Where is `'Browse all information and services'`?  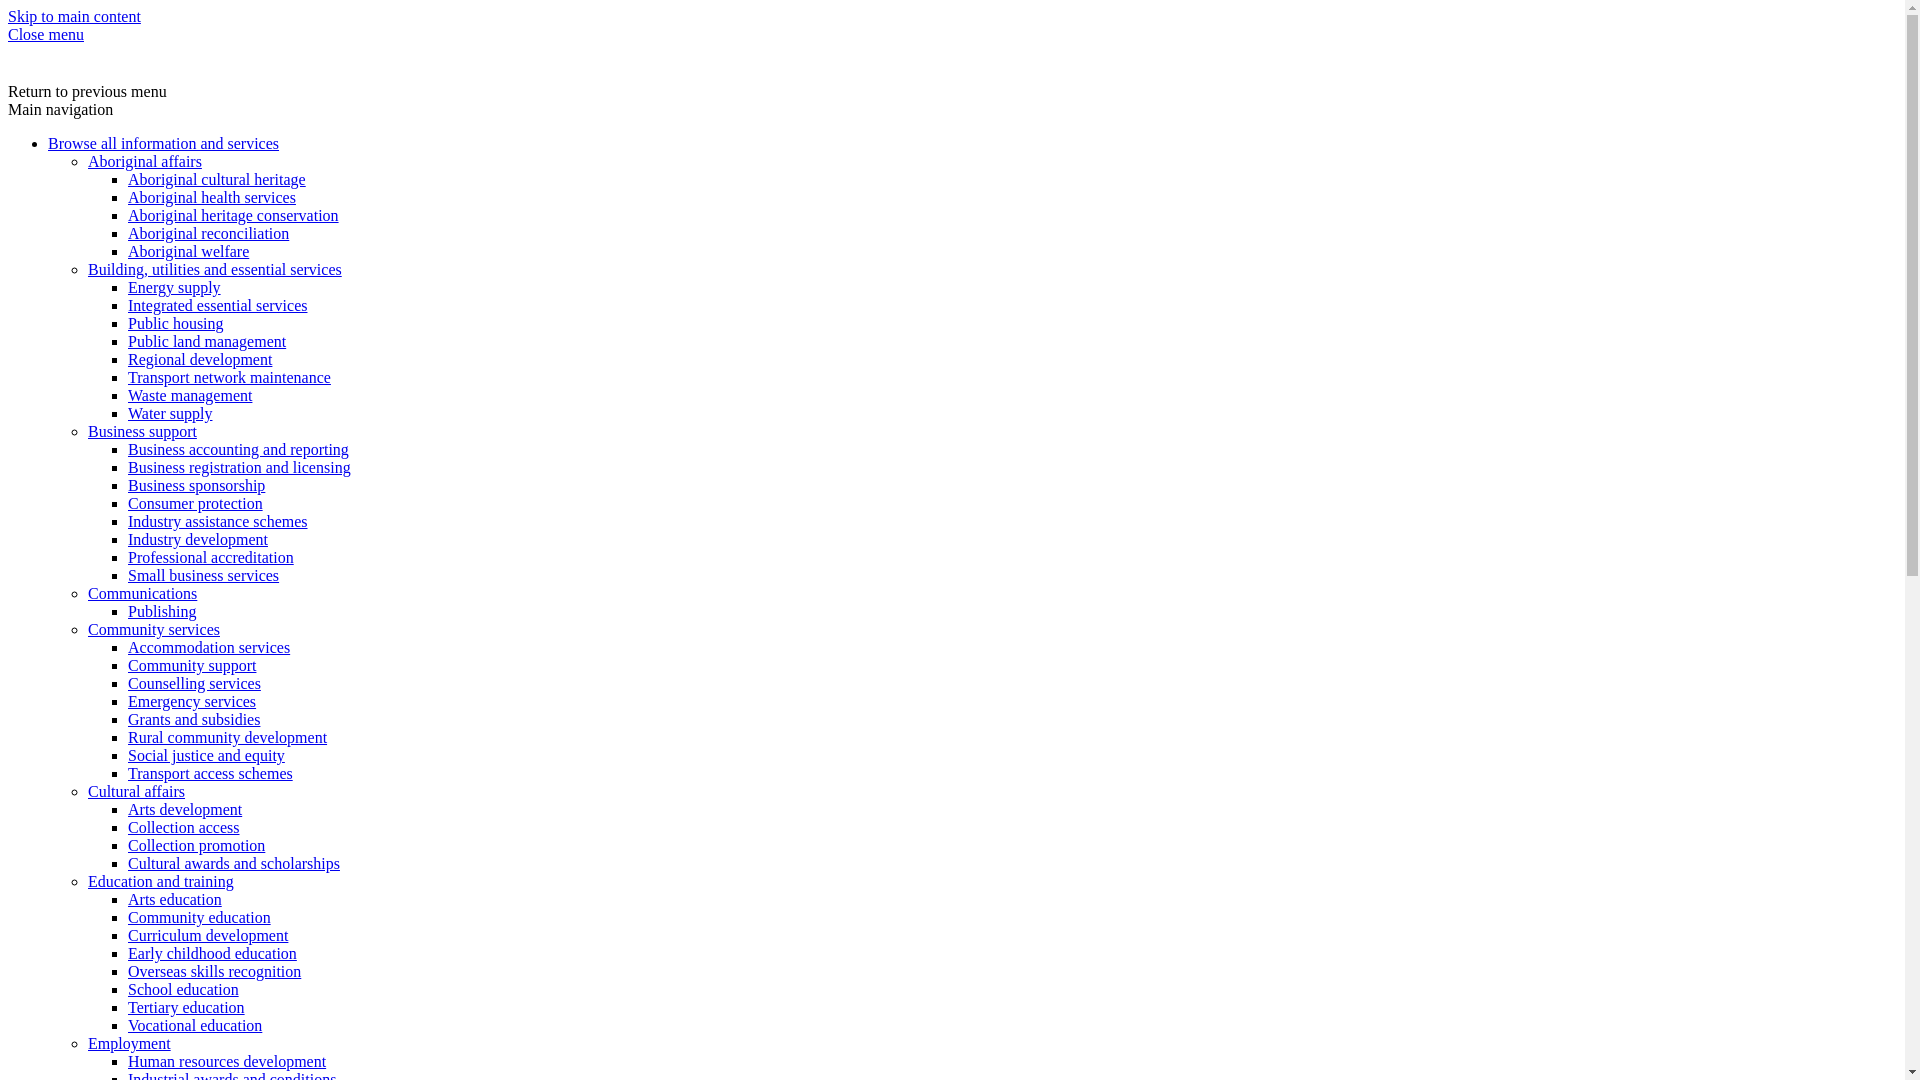 'Browse all information and services' is located at coordinates (48, 142).